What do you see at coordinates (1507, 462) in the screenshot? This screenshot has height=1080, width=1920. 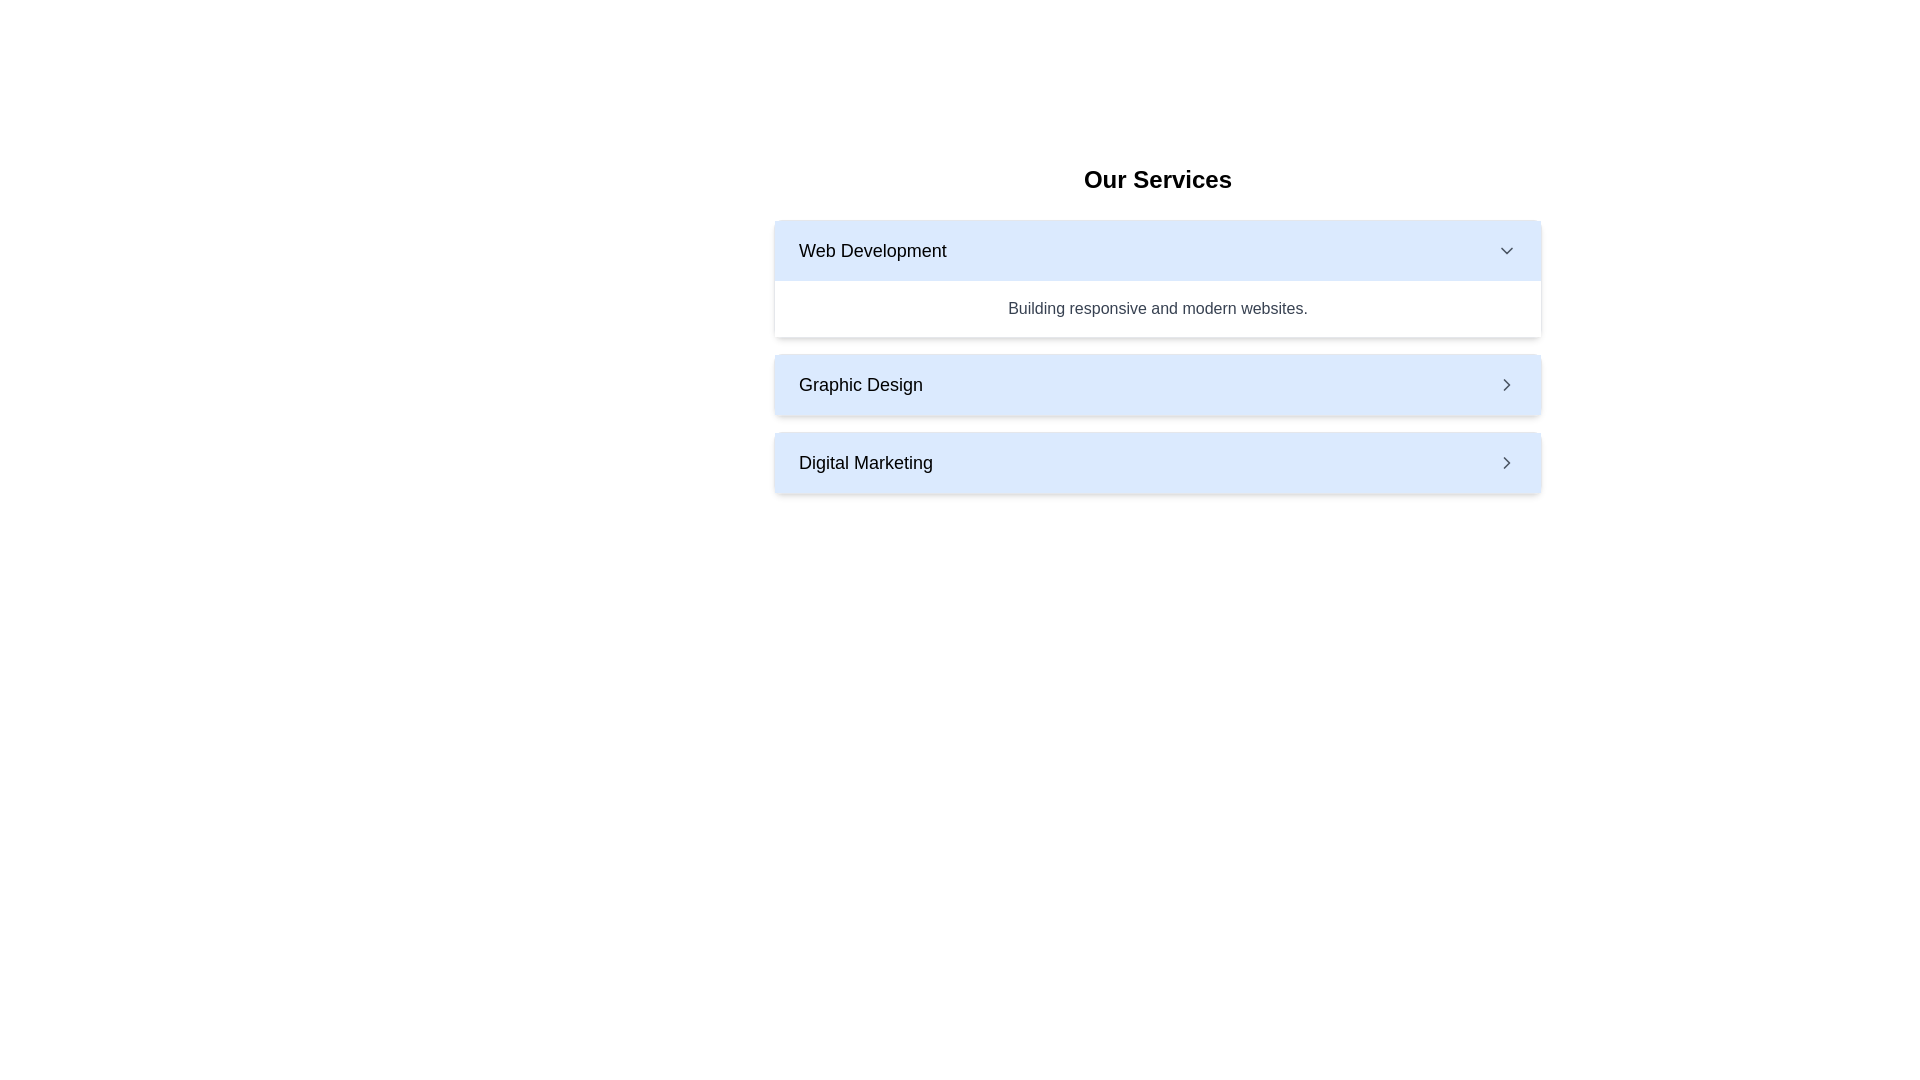 I see `the right-pointing chevron arrow icon in the 'Digital Marketing' section` at bounding box center [1507, 462].